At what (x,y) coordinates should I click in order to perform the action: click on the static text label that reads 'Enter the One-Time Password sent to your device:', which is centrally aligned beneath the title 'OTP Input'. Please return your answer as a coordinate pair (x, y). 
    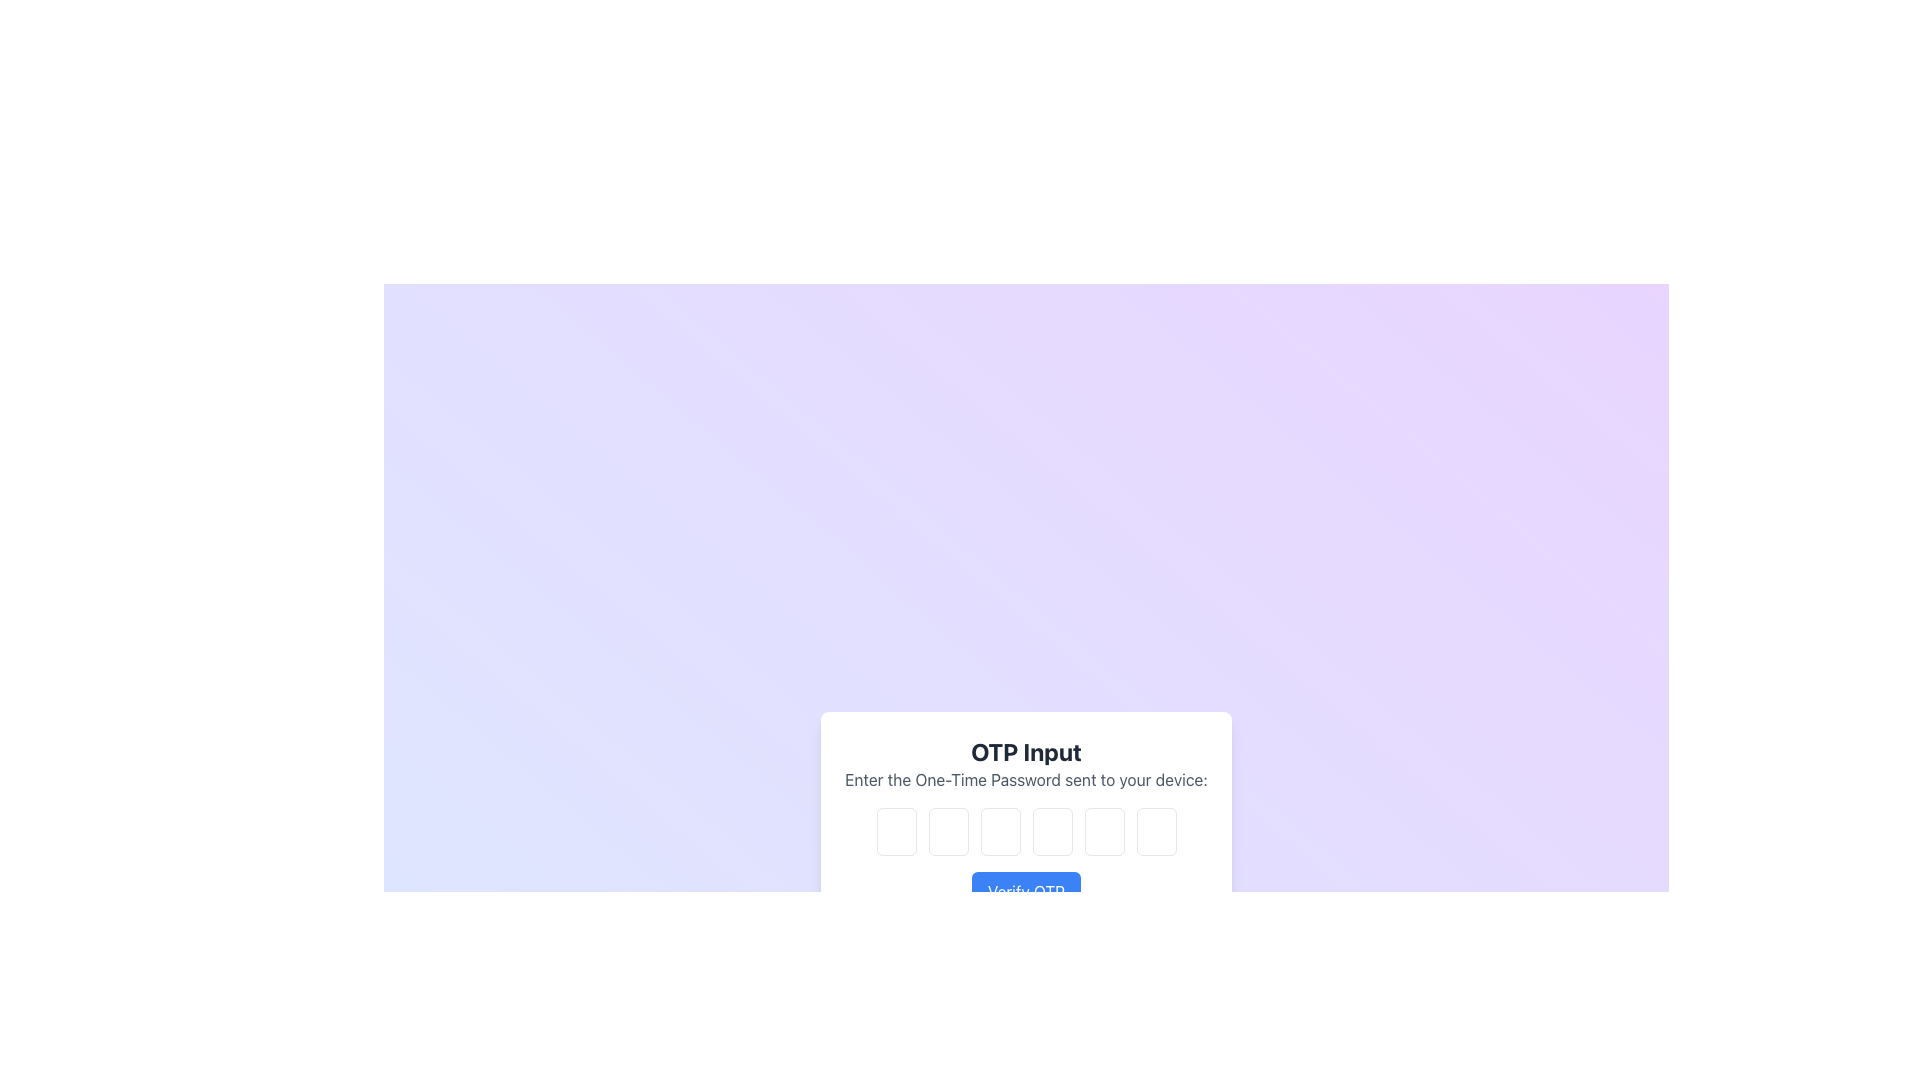
    Looking at the image, I should click on (1026, 778).